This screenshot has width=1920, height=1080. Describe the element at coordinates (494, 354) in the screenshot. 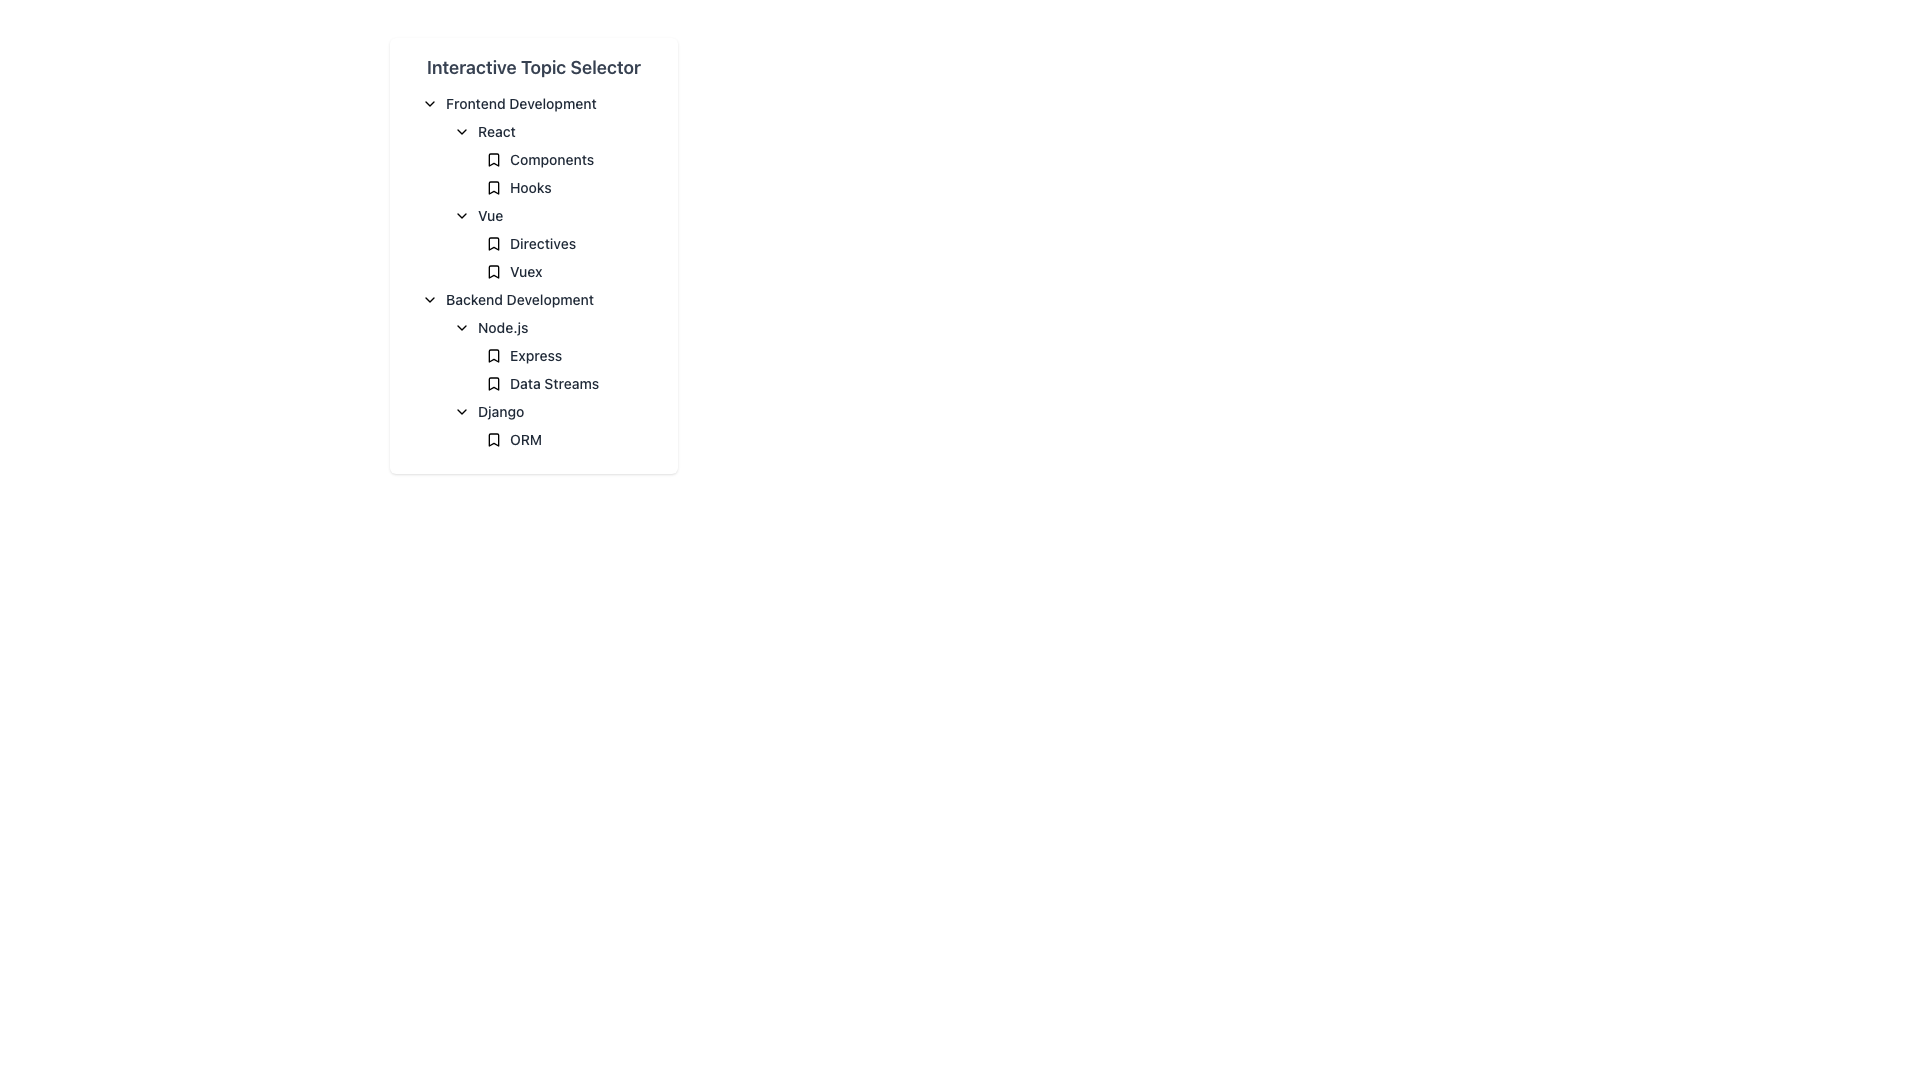

I see `the SVG icon associated with the 'Express' item in the 'Backend Development' section under 'Node.js', which is located to the left of the text label 'Express'` at that location.